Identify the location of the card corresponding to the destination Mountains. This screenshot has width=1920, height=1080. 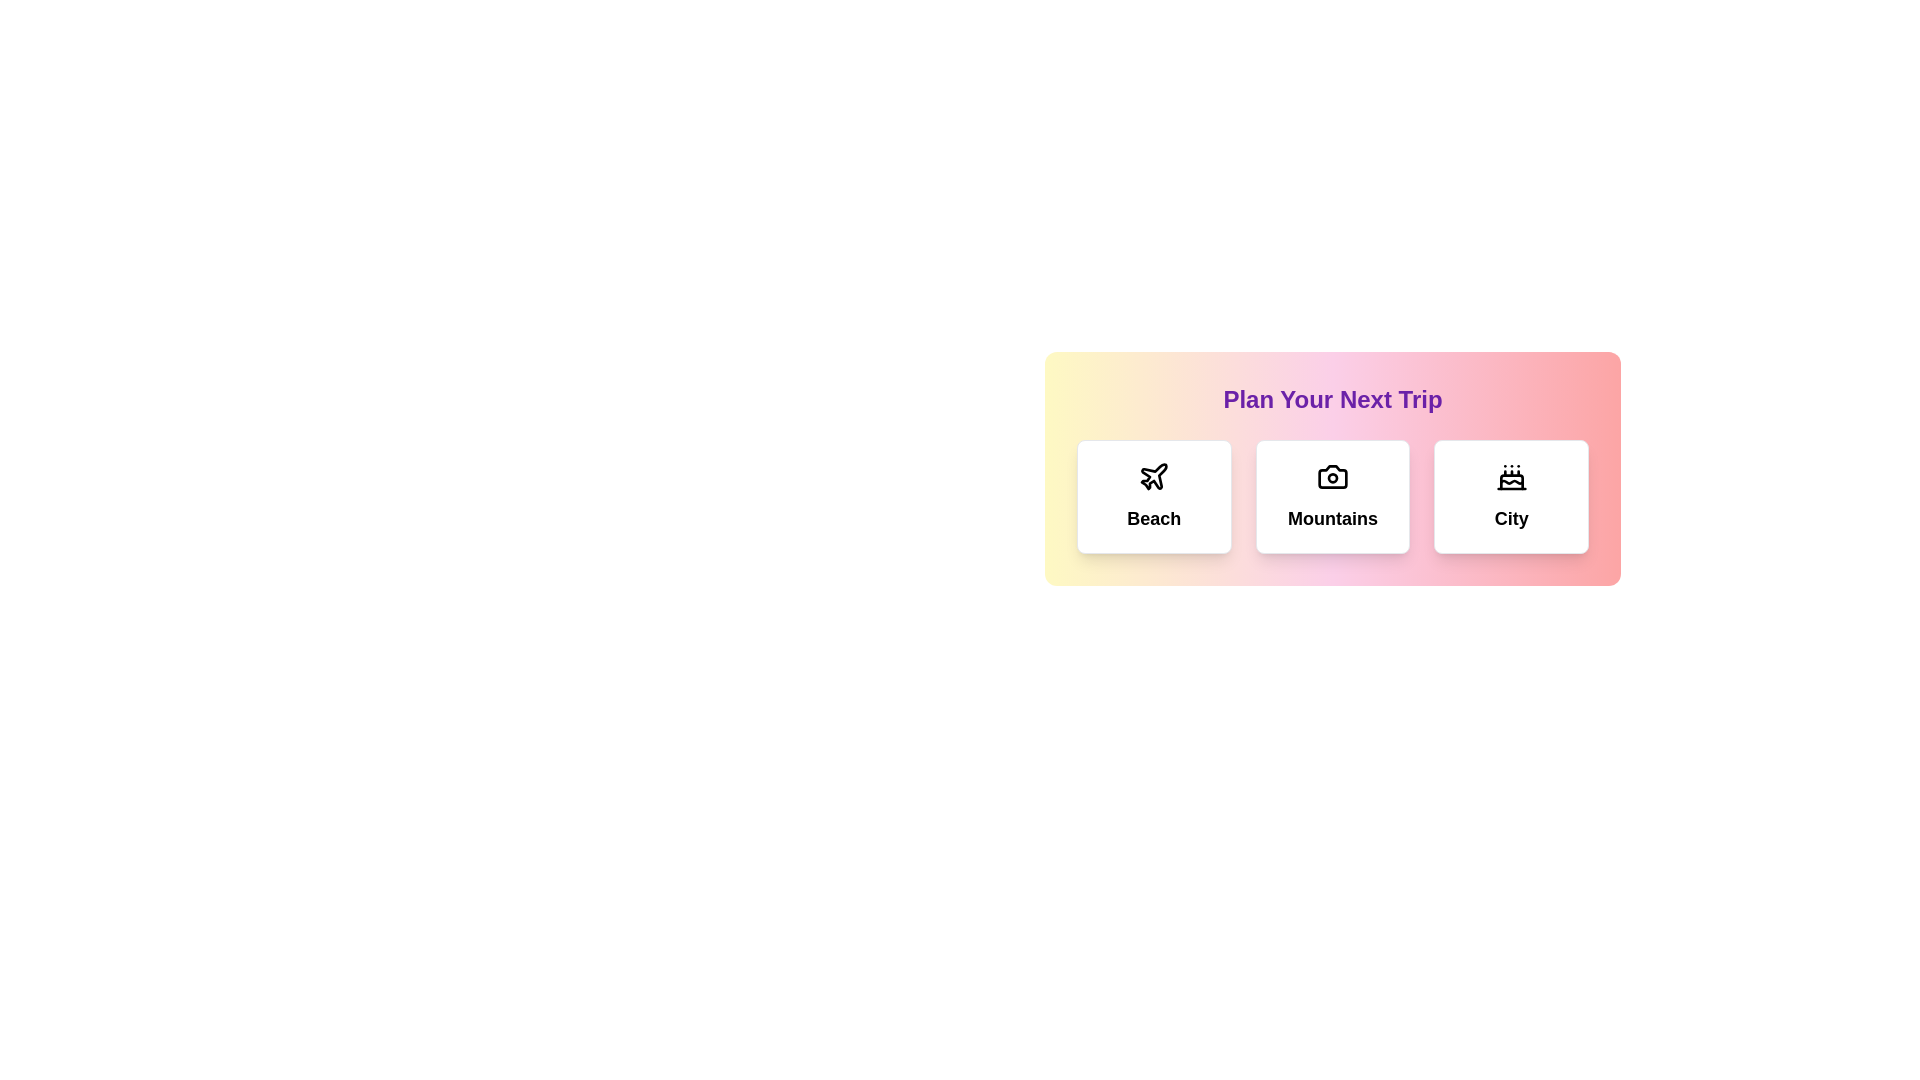
(1333, 496).